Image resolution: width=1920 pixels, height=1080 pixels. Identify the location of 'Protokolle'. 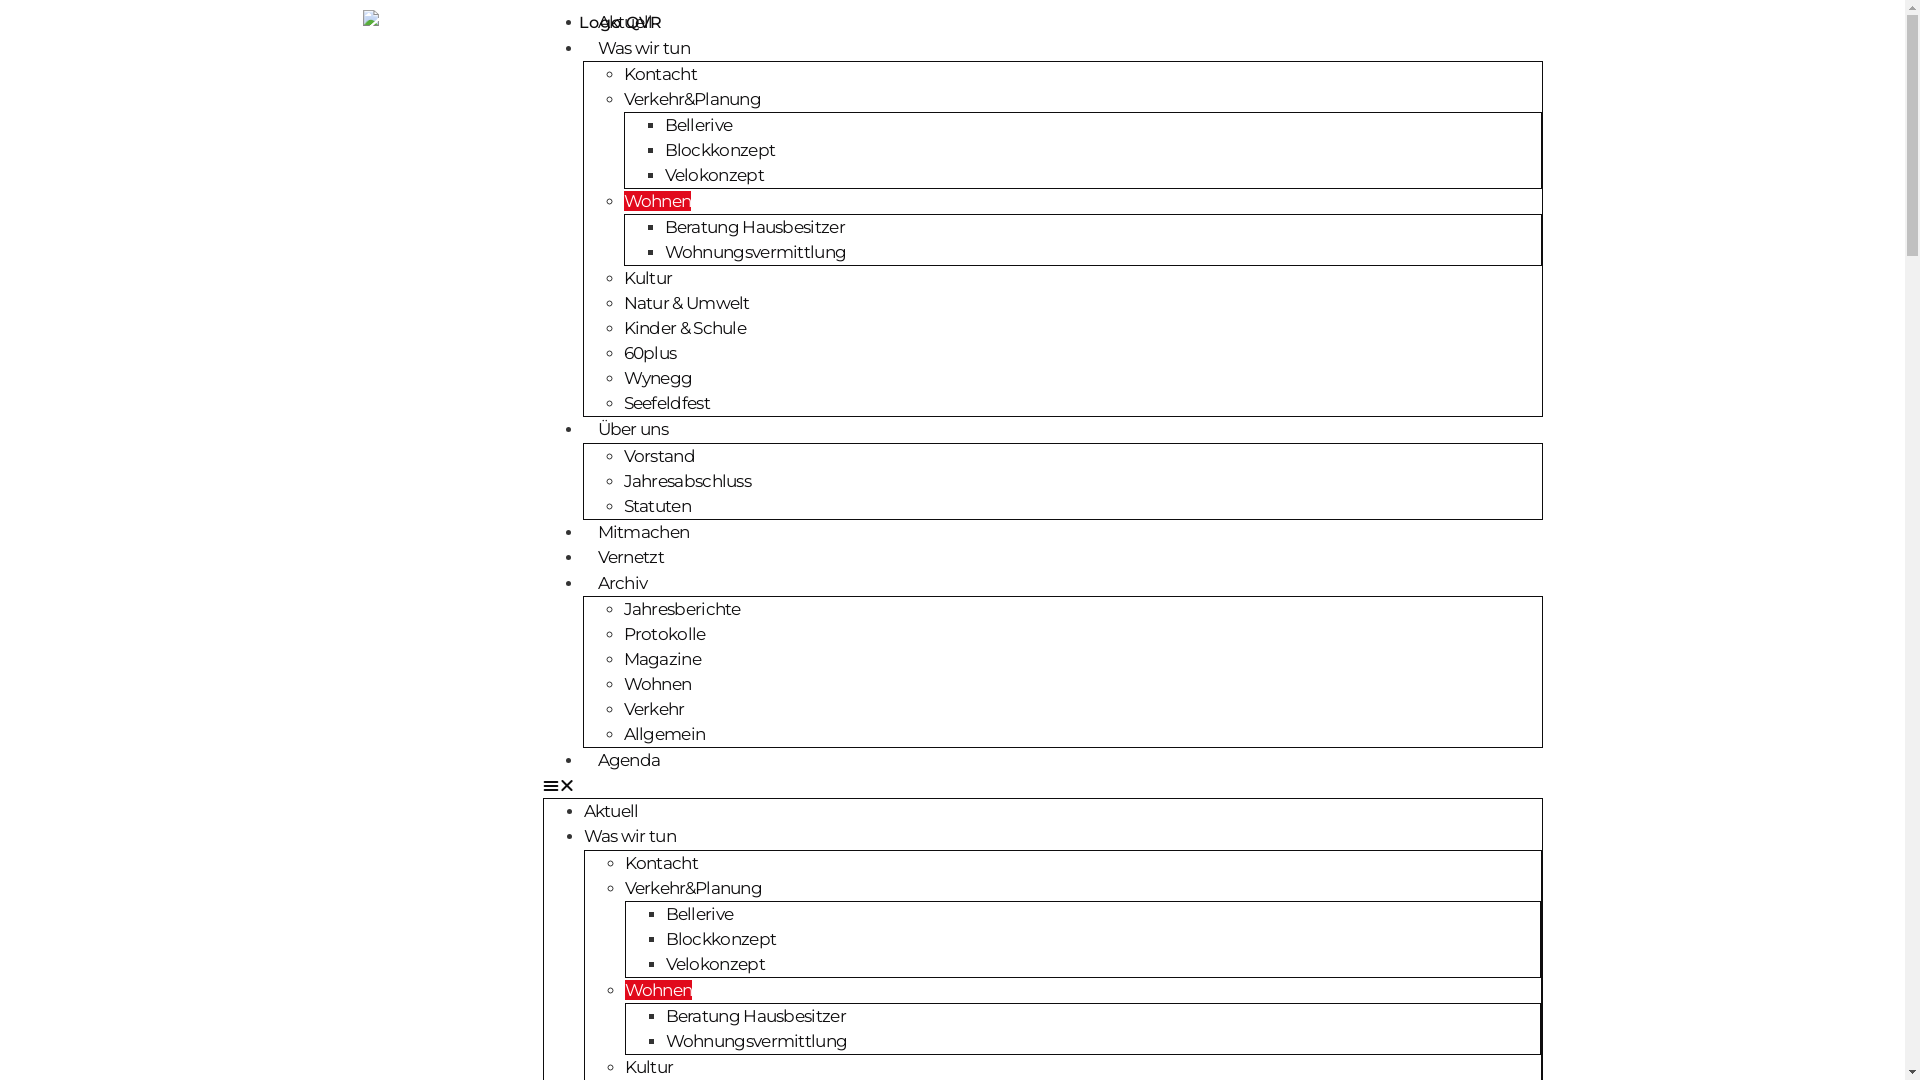
(665, 633).